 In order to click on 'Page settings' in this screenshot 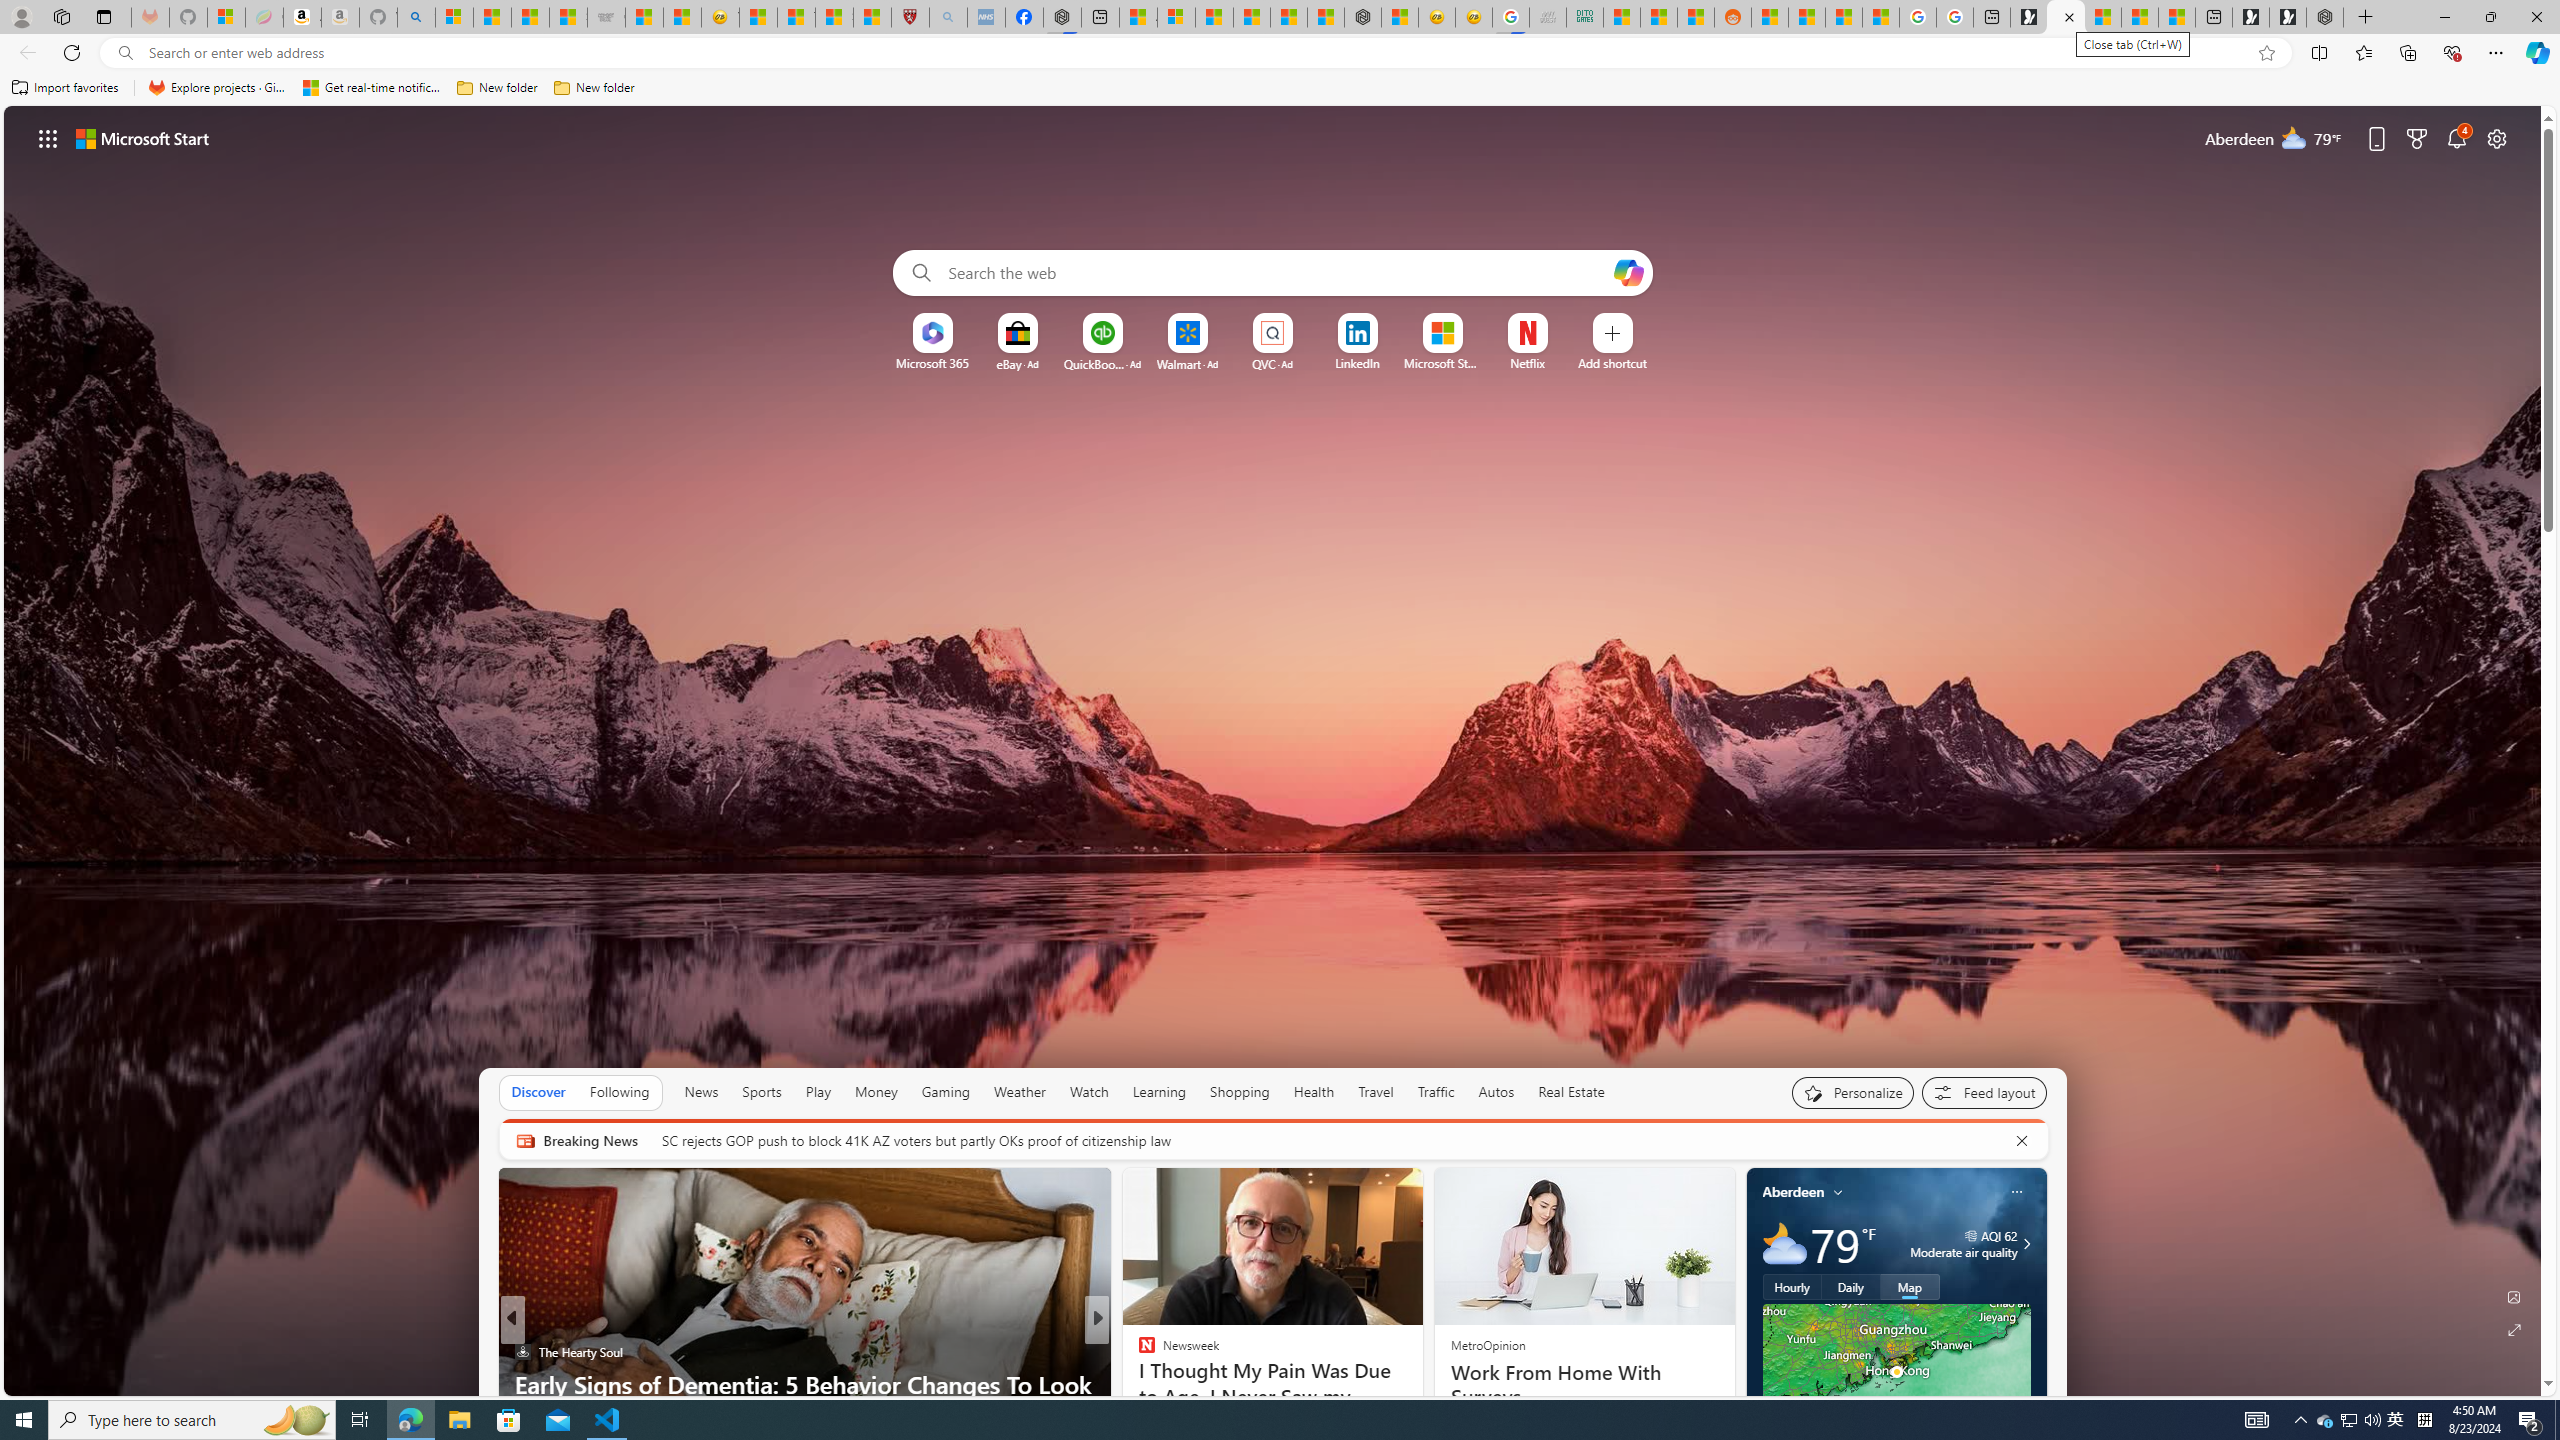, I will do `click(2496, 137)`.